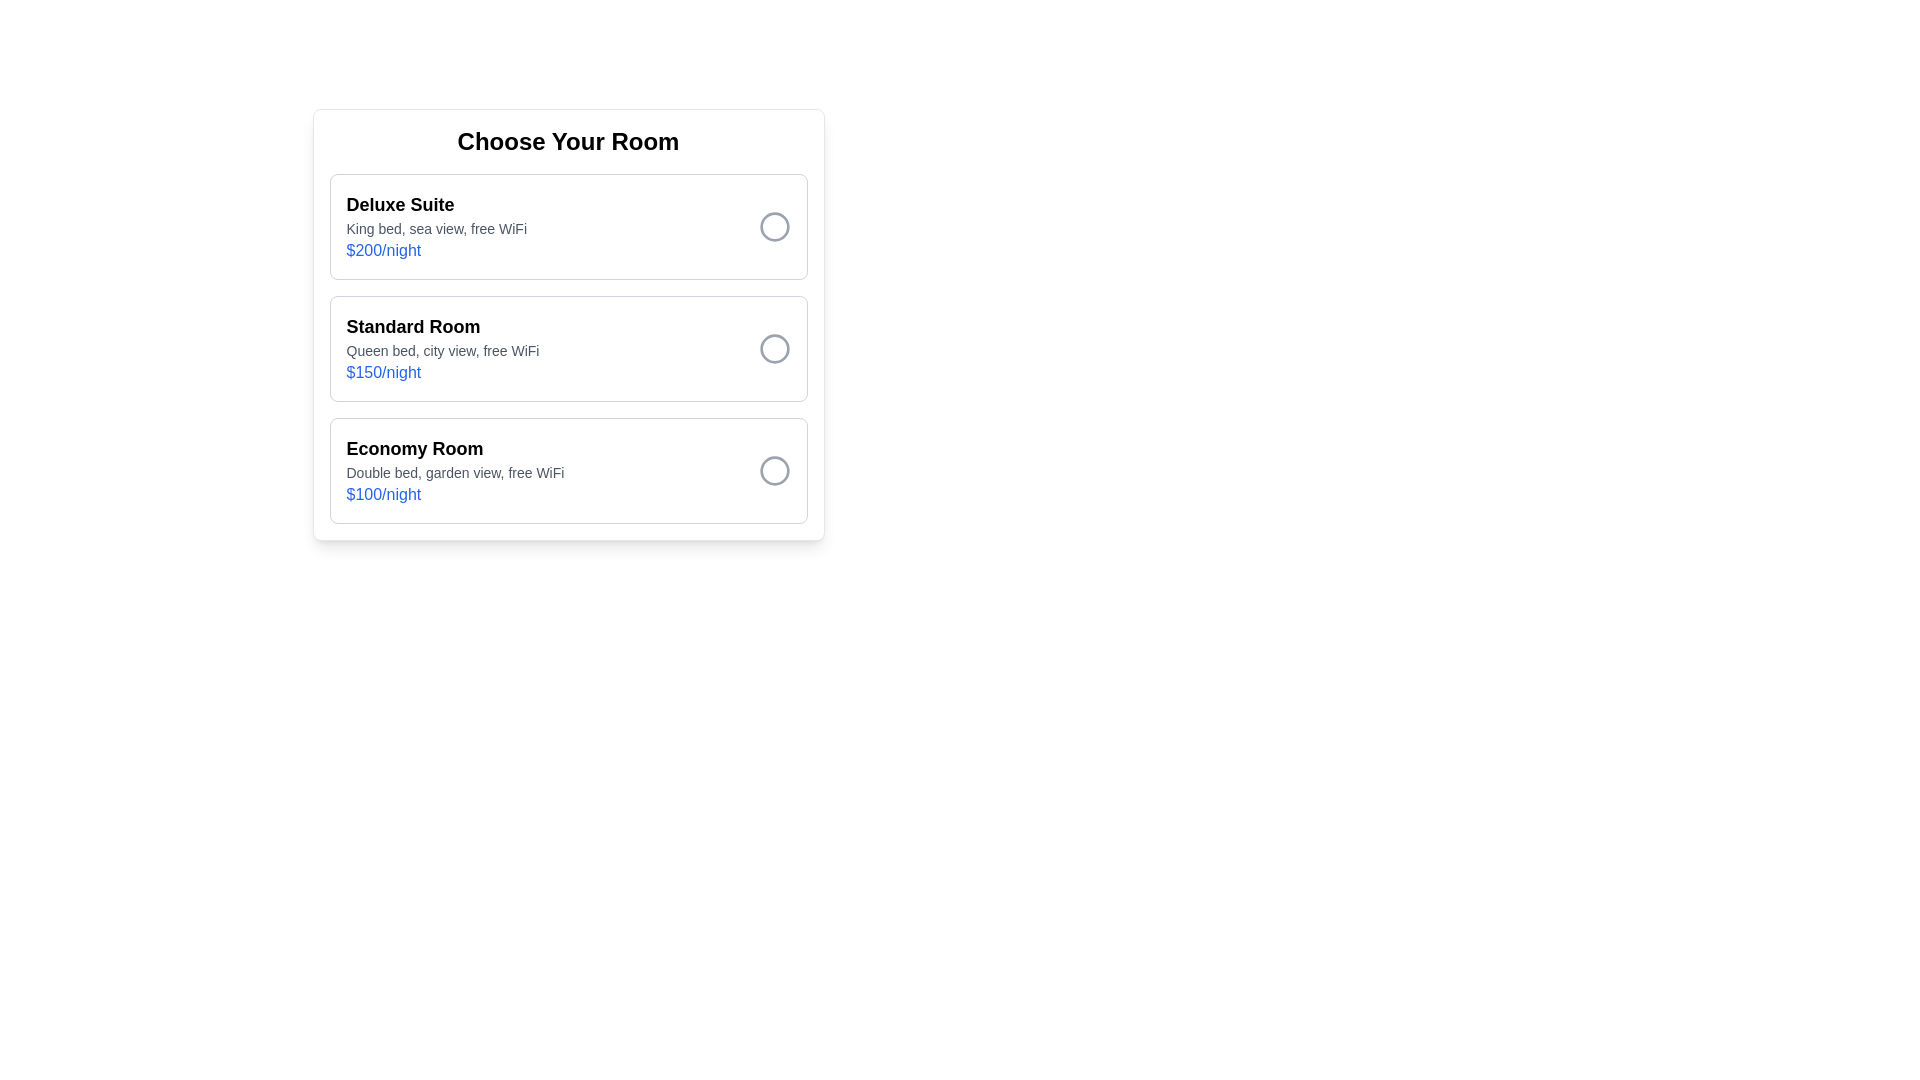 The height and width of the screenshot is (1080, 1920). What do you see at coordinates (441, 350) in the screenshot?
I see `the text label displaying 'Queen bed, city view, free WiFi', which is positioned below the 'Standard Room' title and above the price '$150/night'` at bounding box center [441, 350].